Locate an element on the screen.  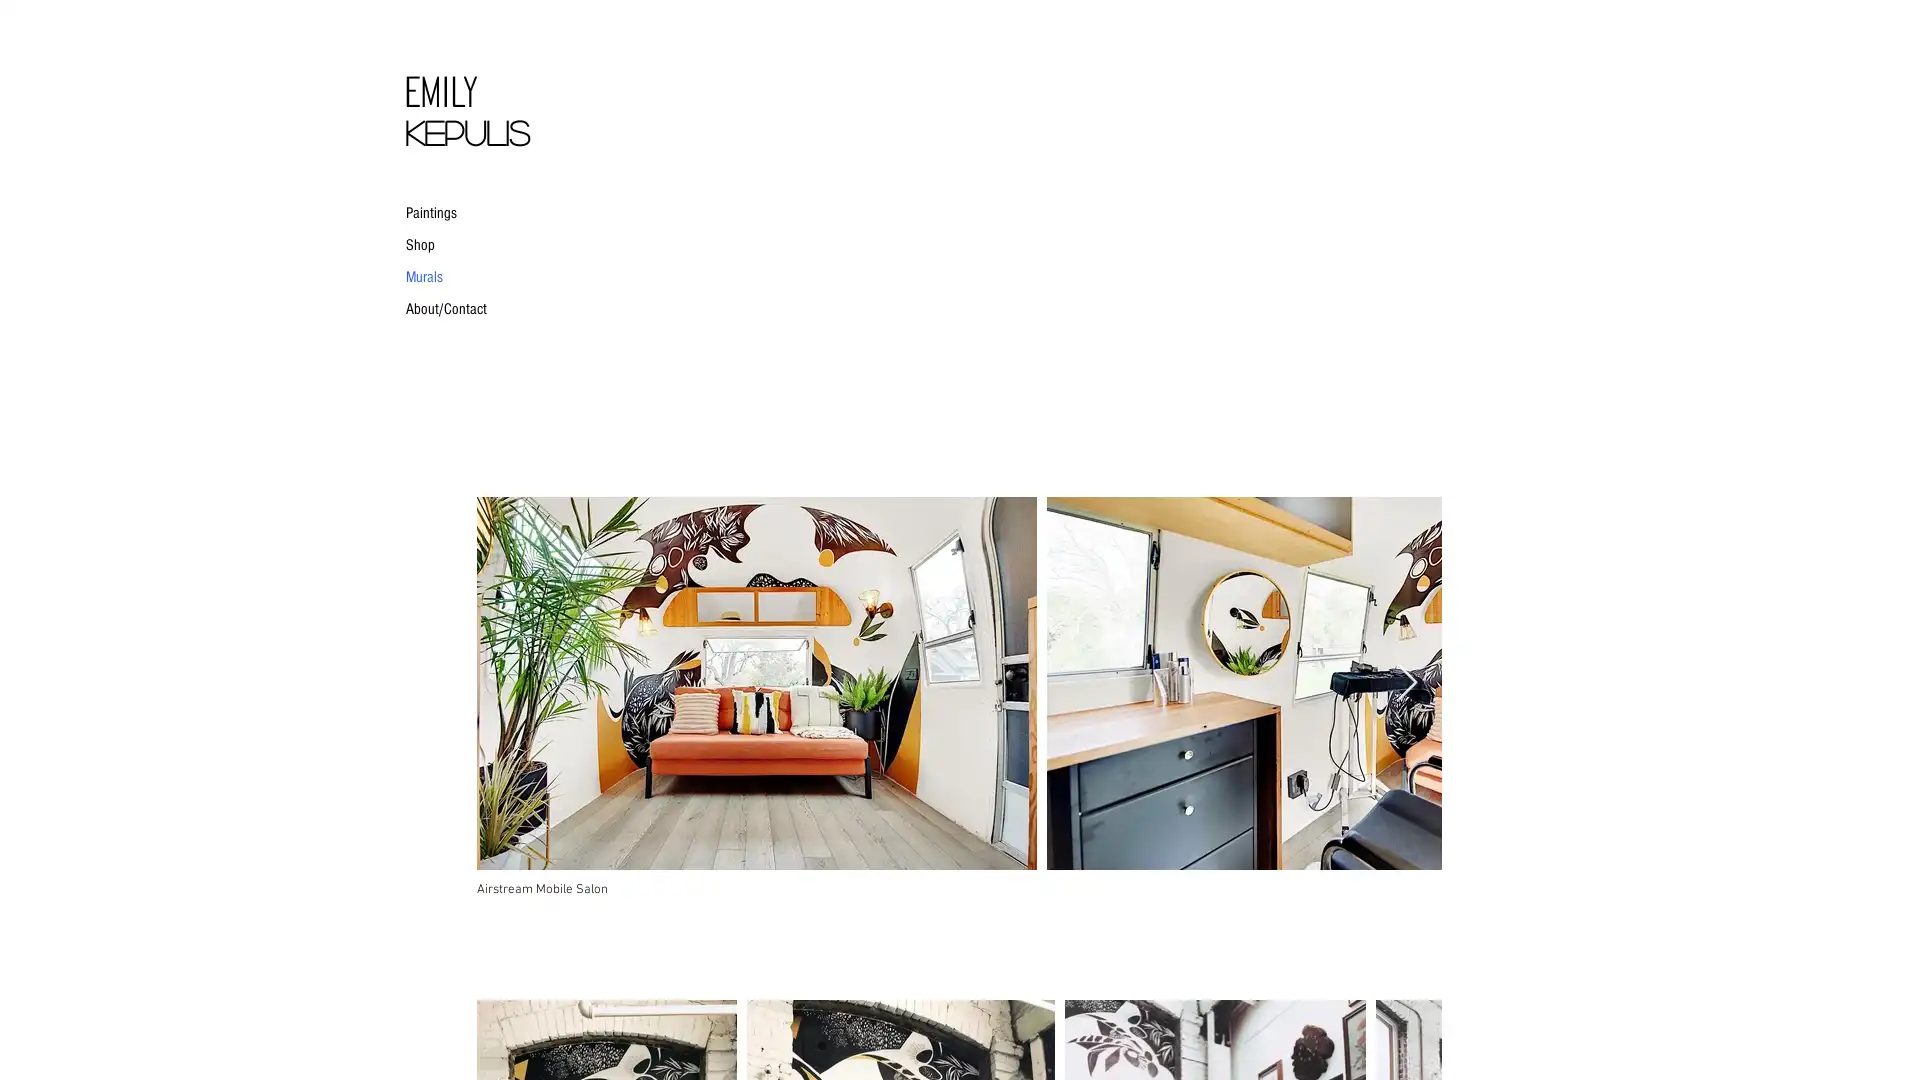
IMG_0017.JPG is located at coordinates (1326, 681).